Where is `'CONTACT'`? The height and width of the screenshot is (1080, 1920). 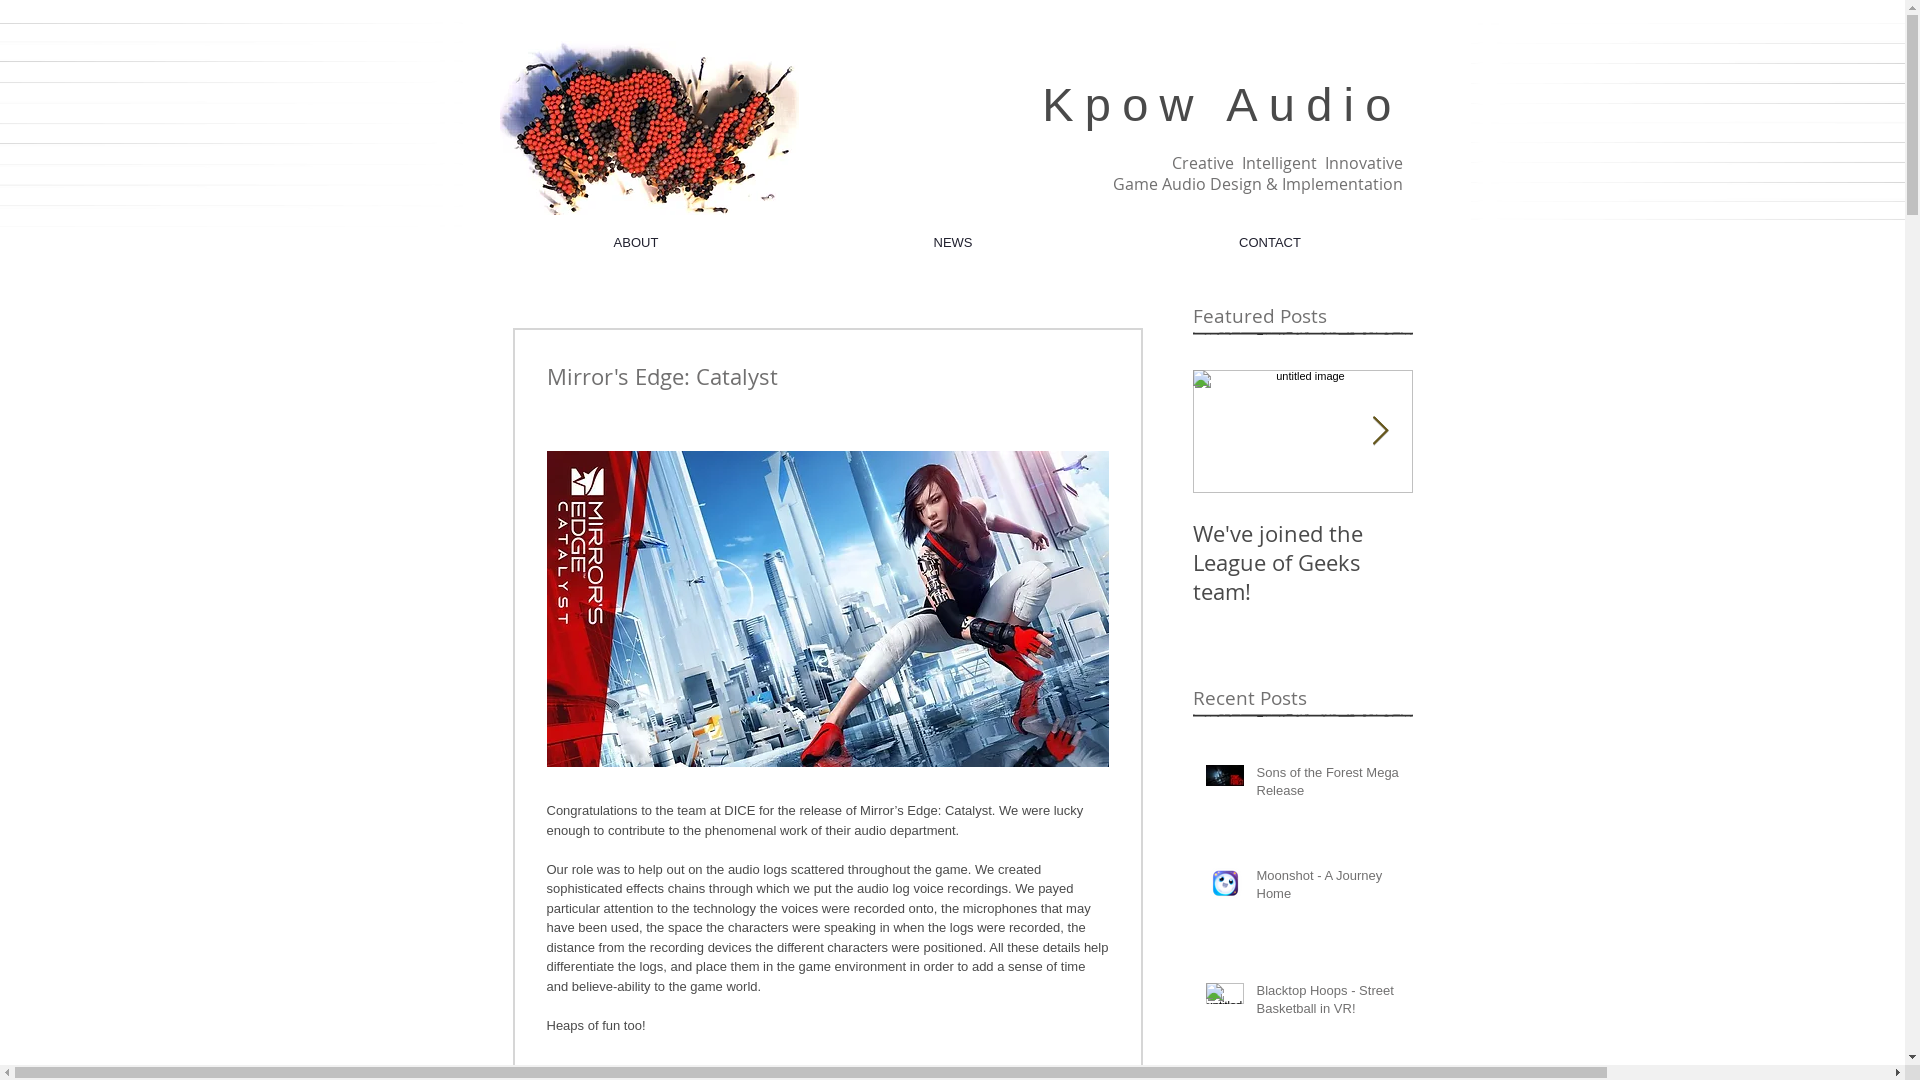
'CONTACT' is located at coordinates (1269, 241).